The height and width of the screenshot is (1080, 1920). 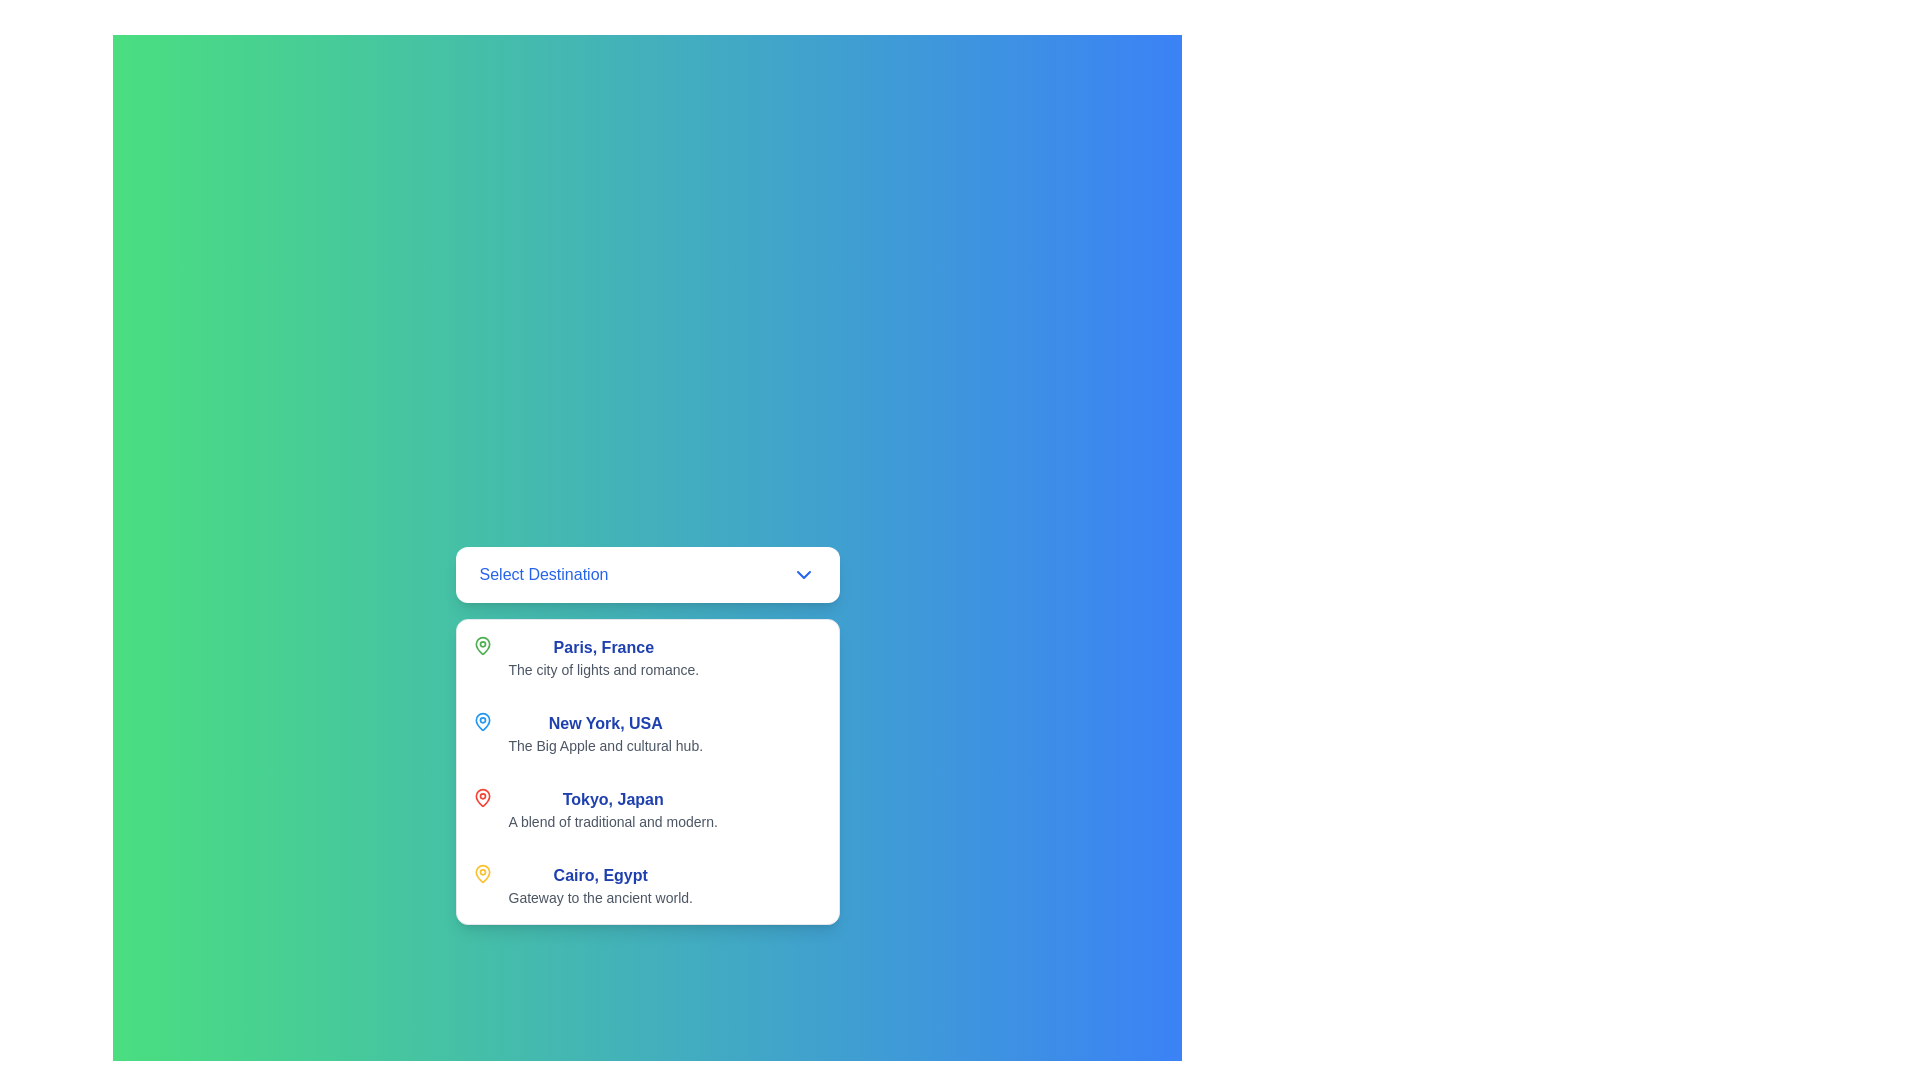 What do you see at coordinates (482, 873) in the screenshot?
I see `the yellow map pin icon located to the left of the 'Cairo, Egypt' text` at bounding box center [482, 873].